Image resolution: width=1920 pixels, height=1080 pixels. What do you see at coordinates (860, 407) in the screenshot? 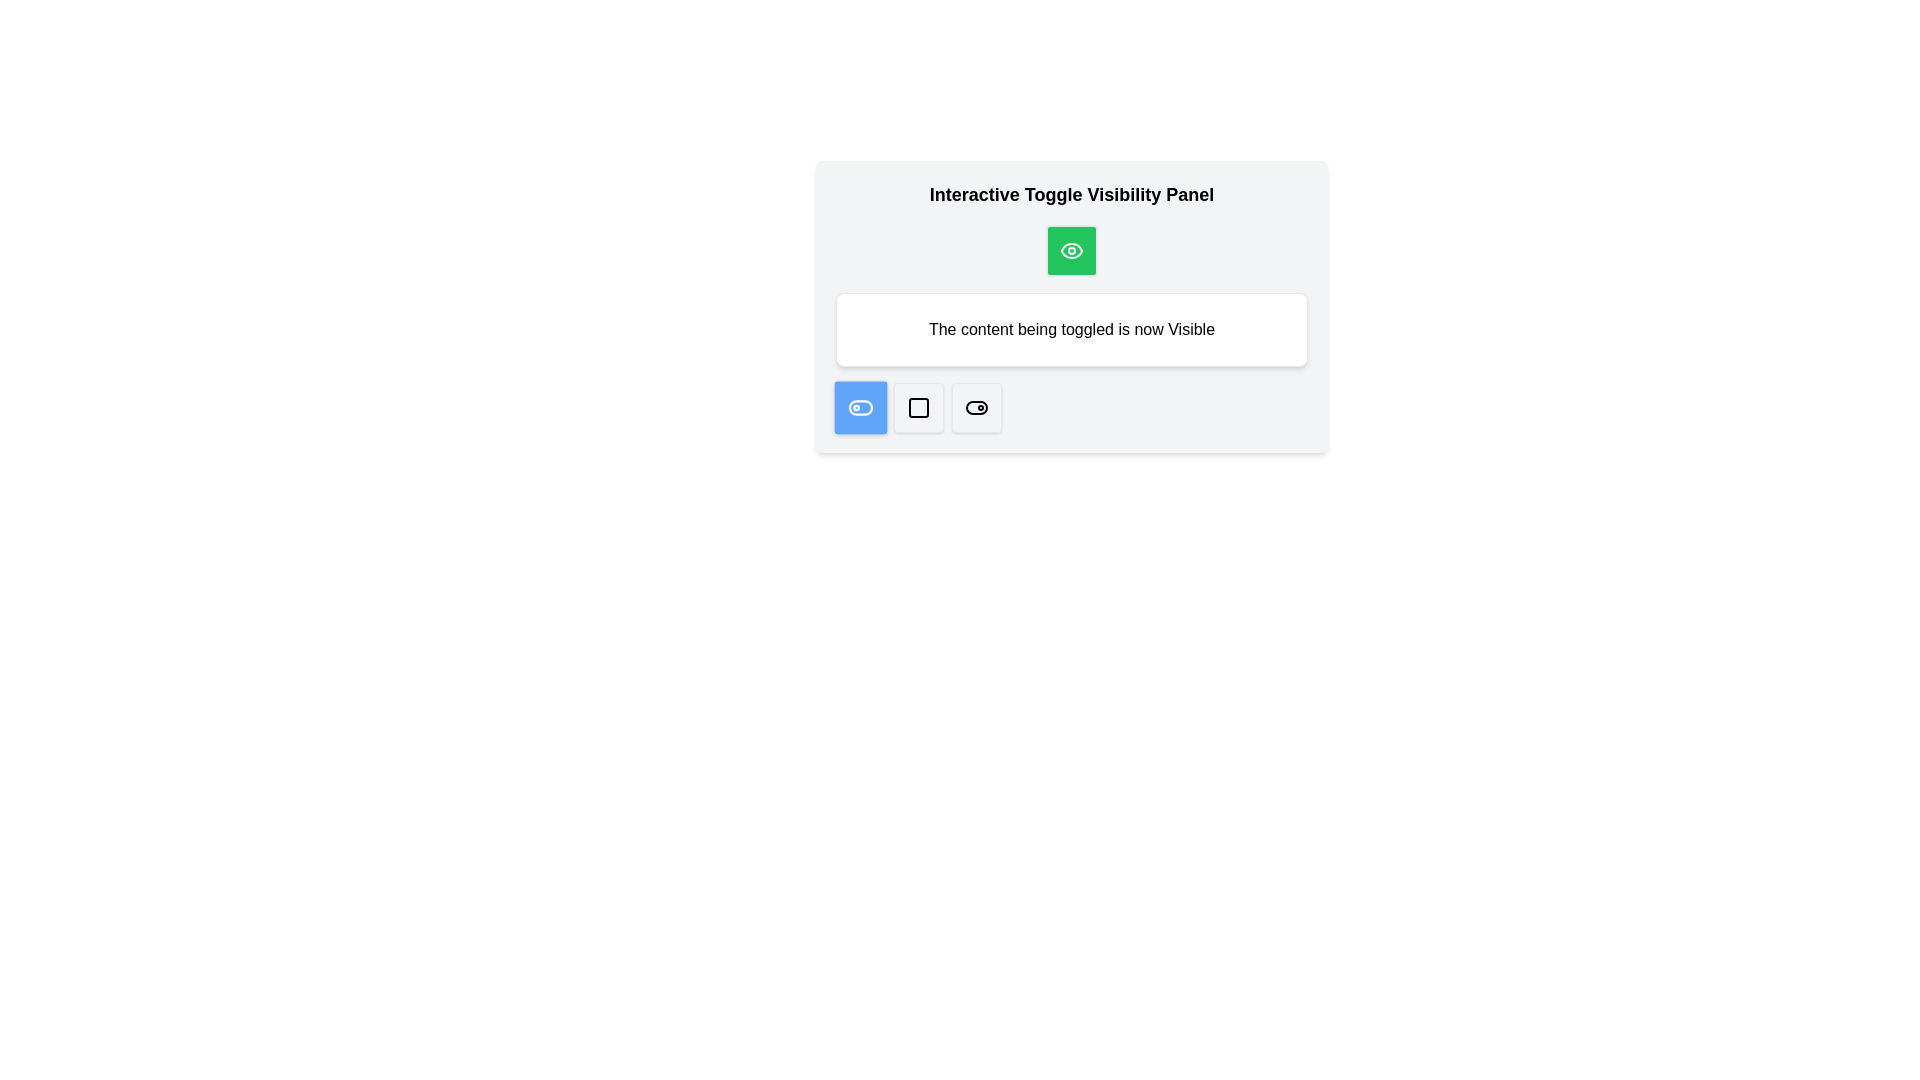
I see `the blue toggle switch background element, which is the leftmost in a row of controls below a text panel` at bounding box center [860, 407].